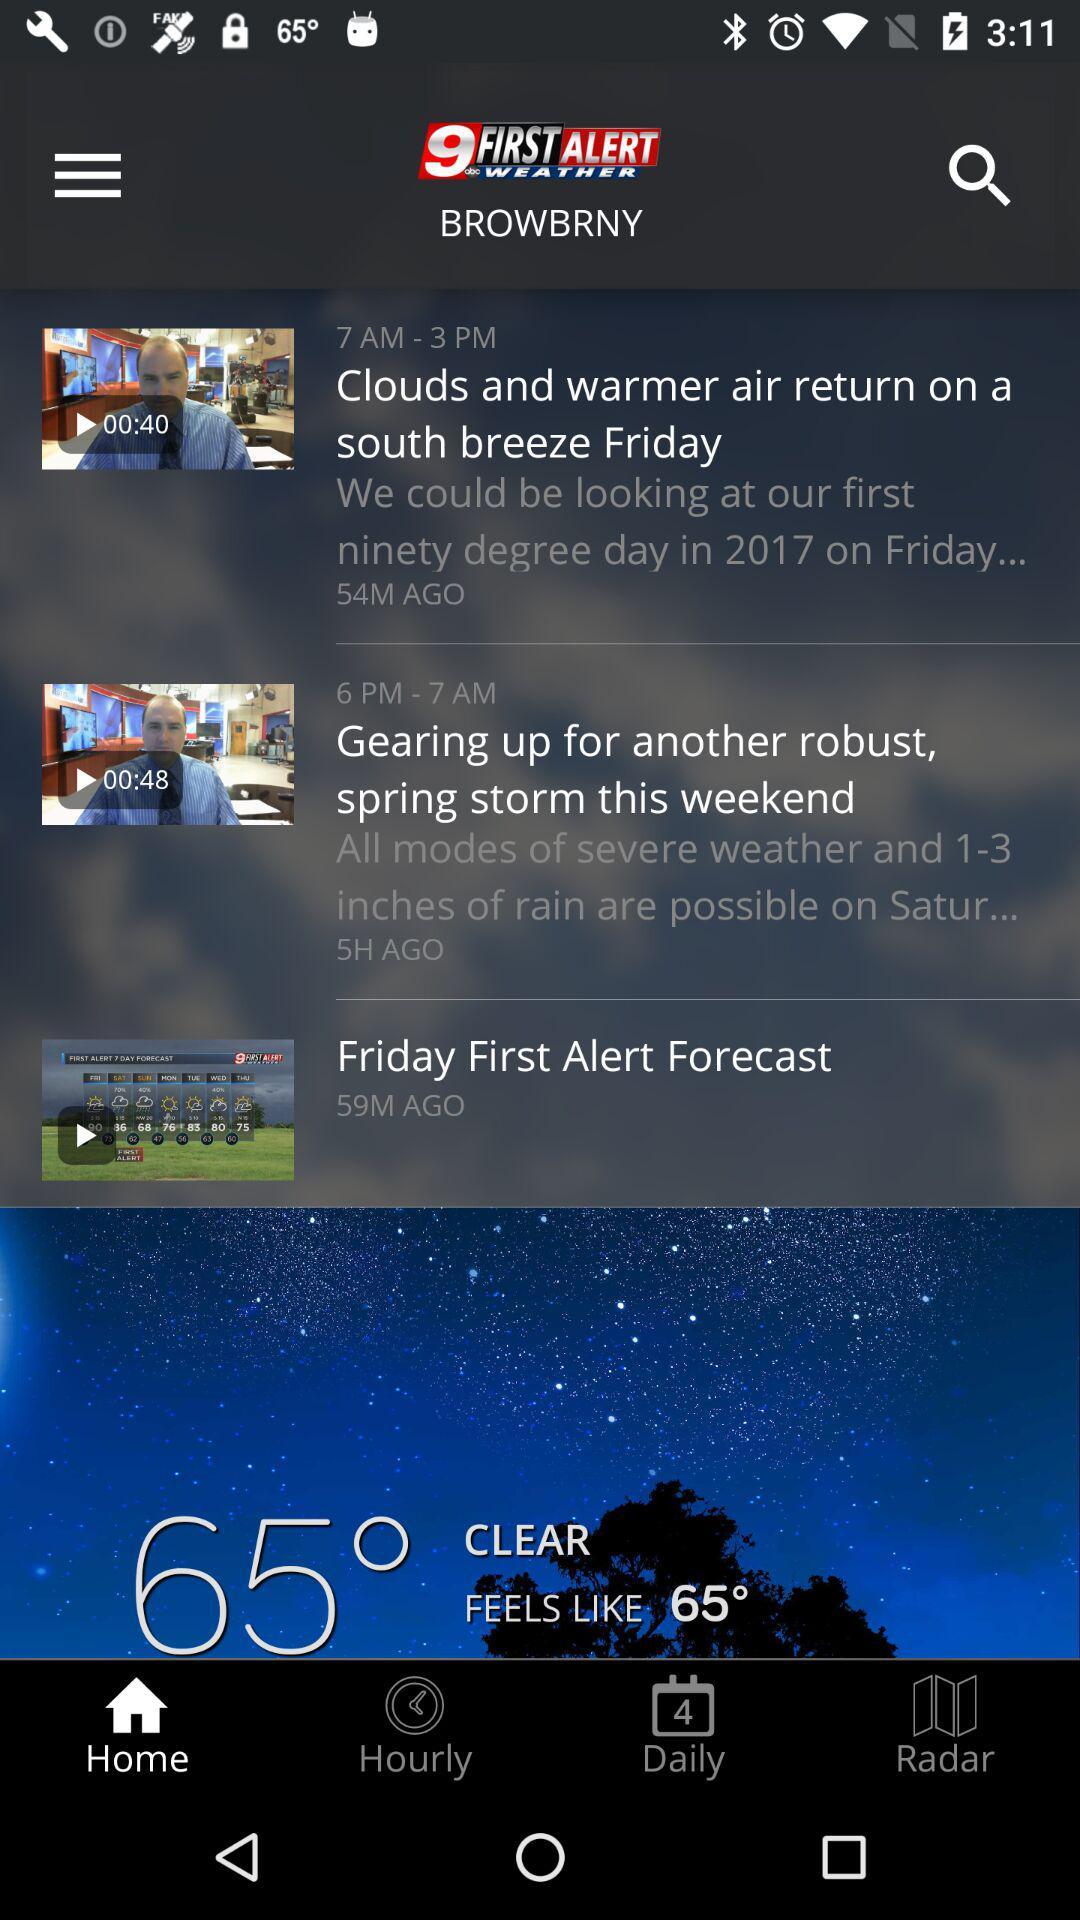  I want to click on the radar icon, so click(945, 1726).